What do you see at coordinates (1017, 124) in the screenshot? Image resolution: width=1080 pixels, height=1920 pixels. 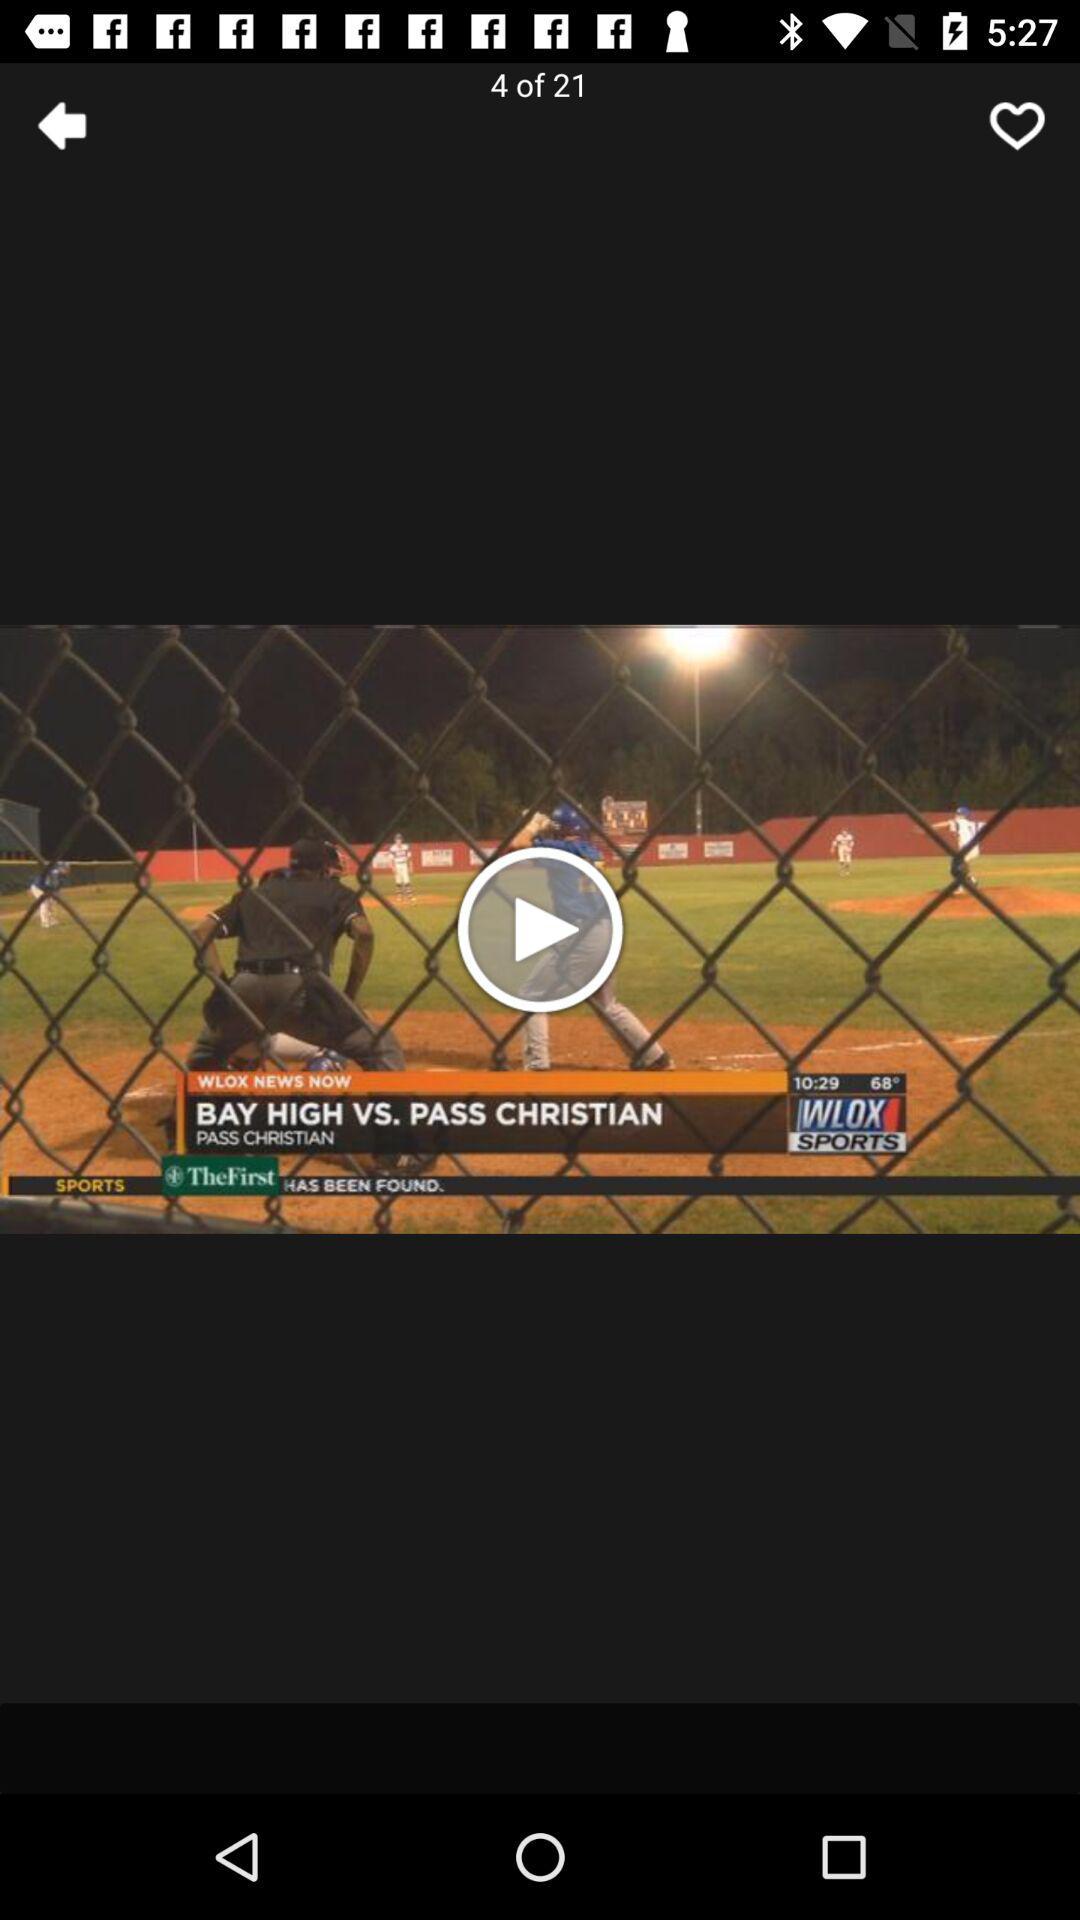 I see `set as best` at bounding box center [1017, 124].